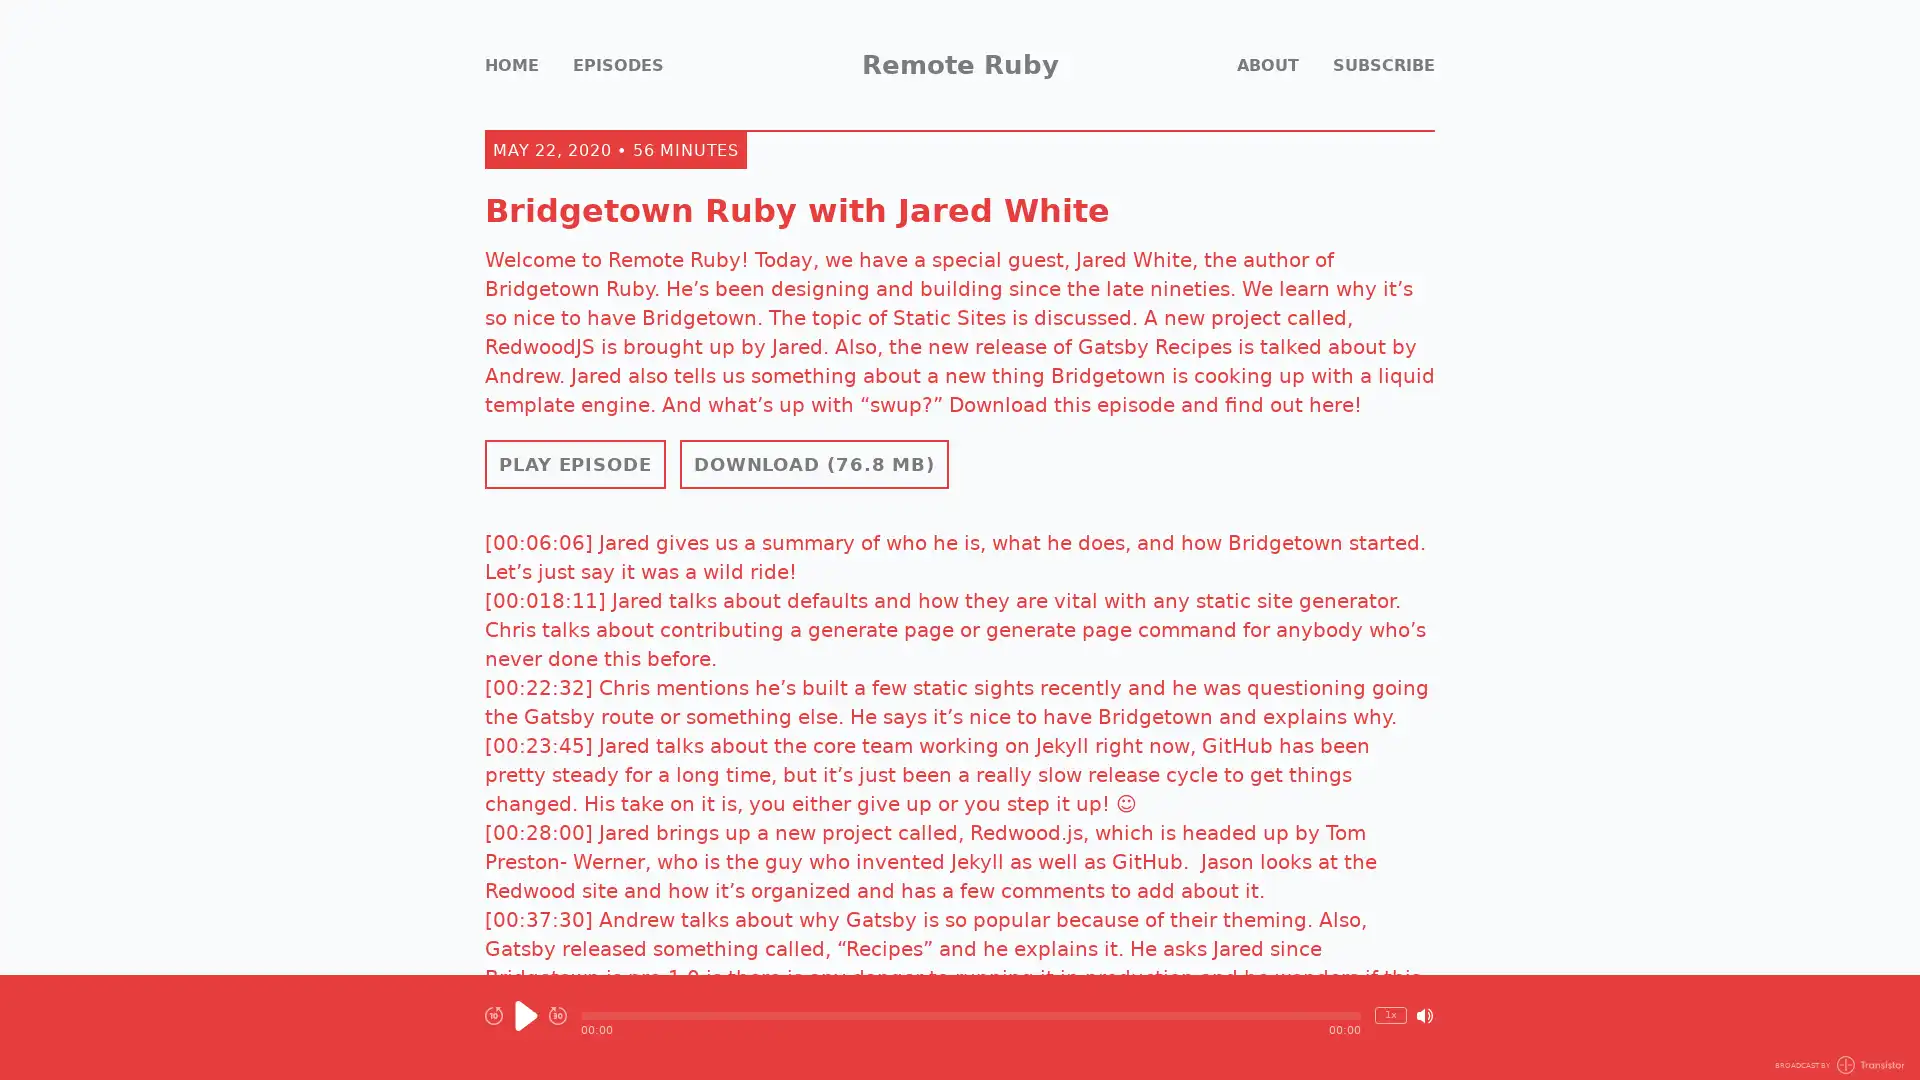 This screenshot has width=1920, height=1080. I want to click on Mute/Unmute, so click(1424, 1014).